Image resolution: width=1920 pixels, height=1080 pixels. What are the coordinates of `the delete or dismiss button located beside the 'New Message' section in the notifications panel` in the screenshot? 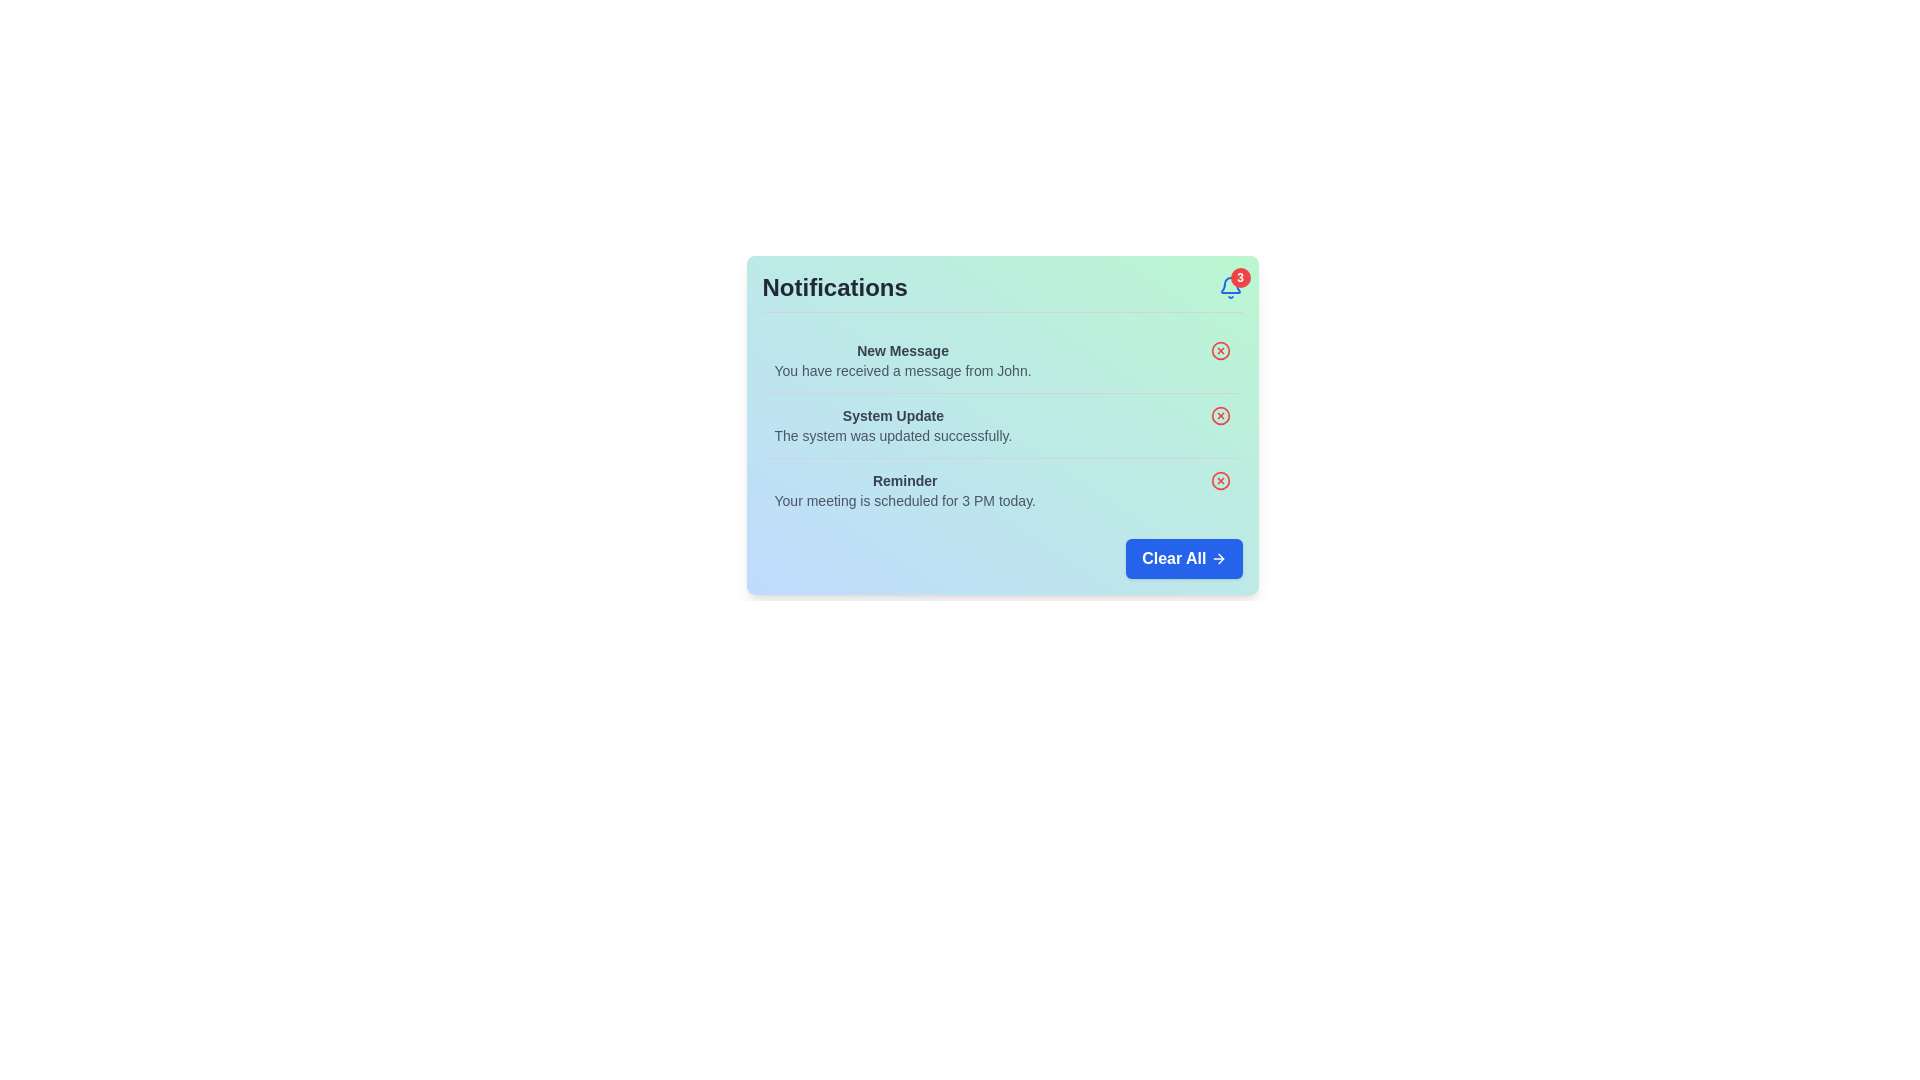 It's located at (1219, 350).